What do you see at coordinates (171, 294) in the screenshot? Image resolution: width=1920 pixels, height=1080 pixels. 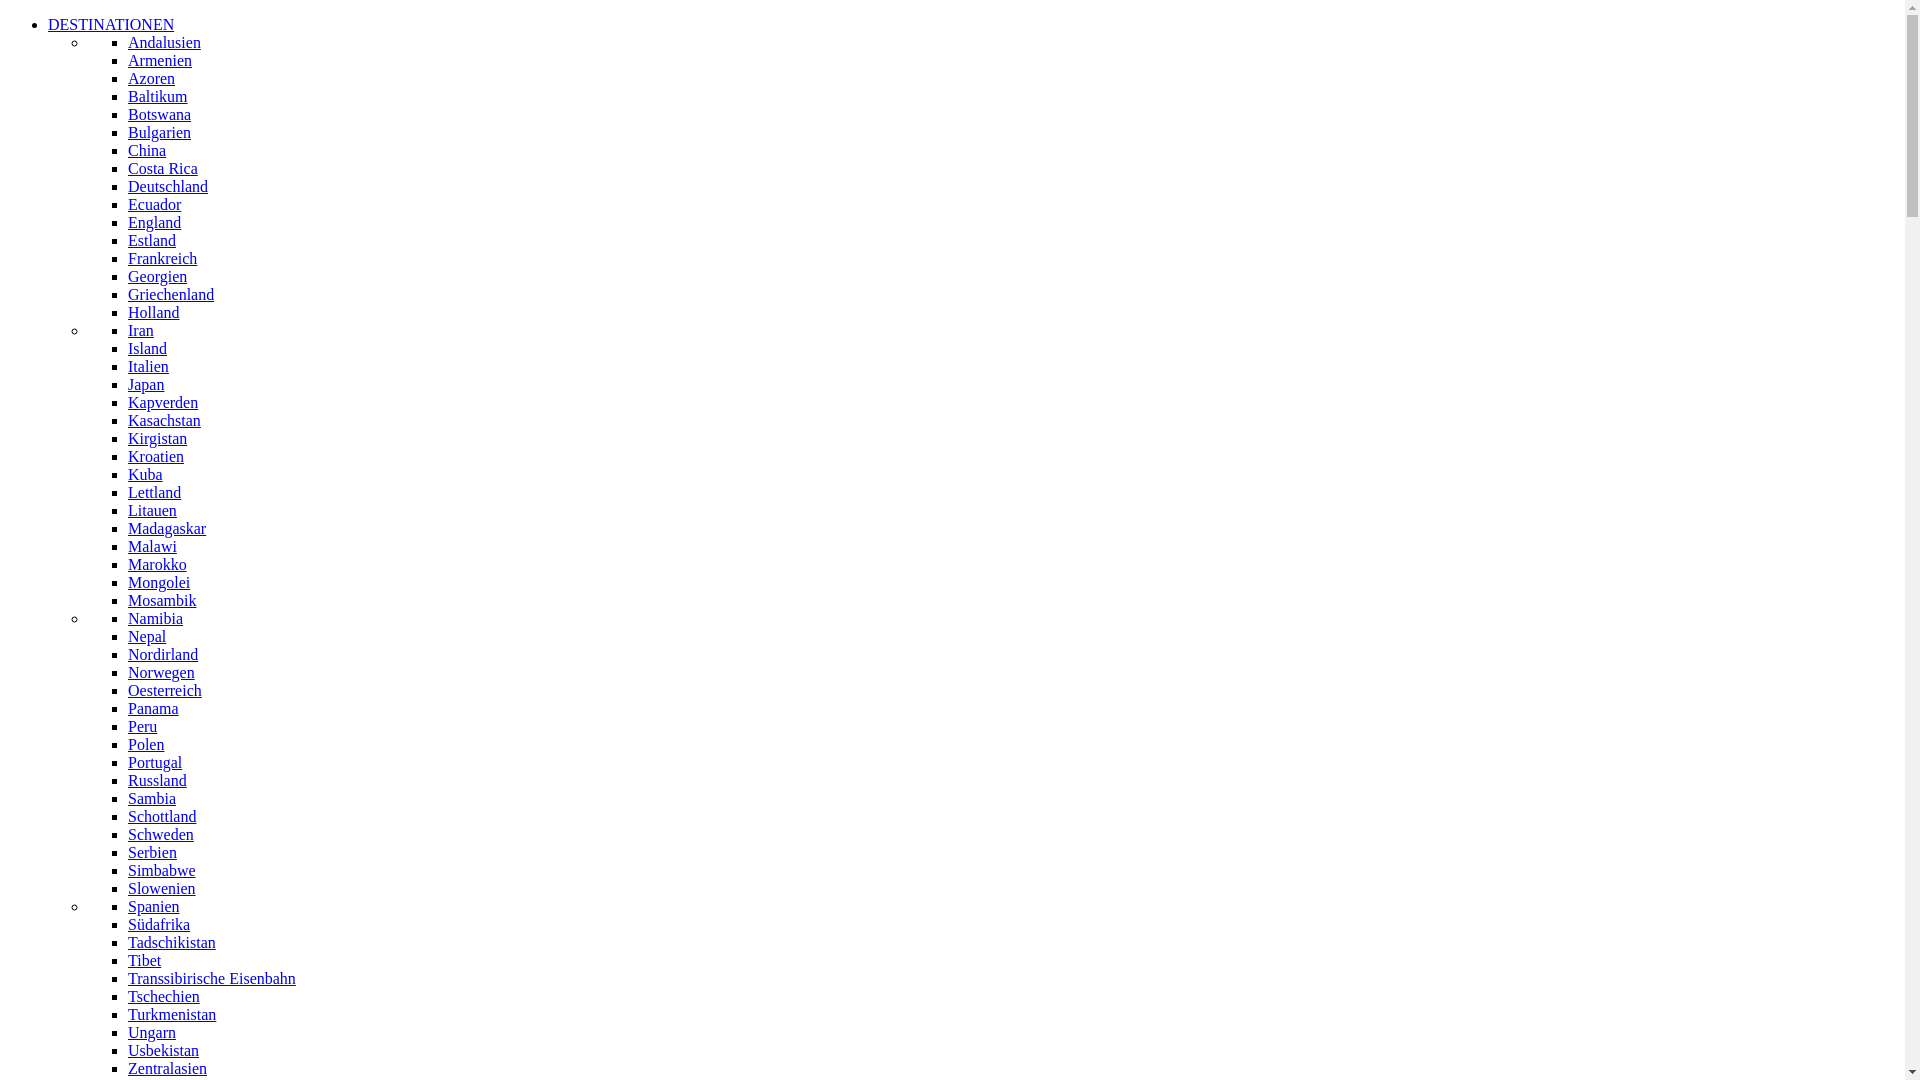 I see `'Griechenland'` at bounding box center [171, 294].